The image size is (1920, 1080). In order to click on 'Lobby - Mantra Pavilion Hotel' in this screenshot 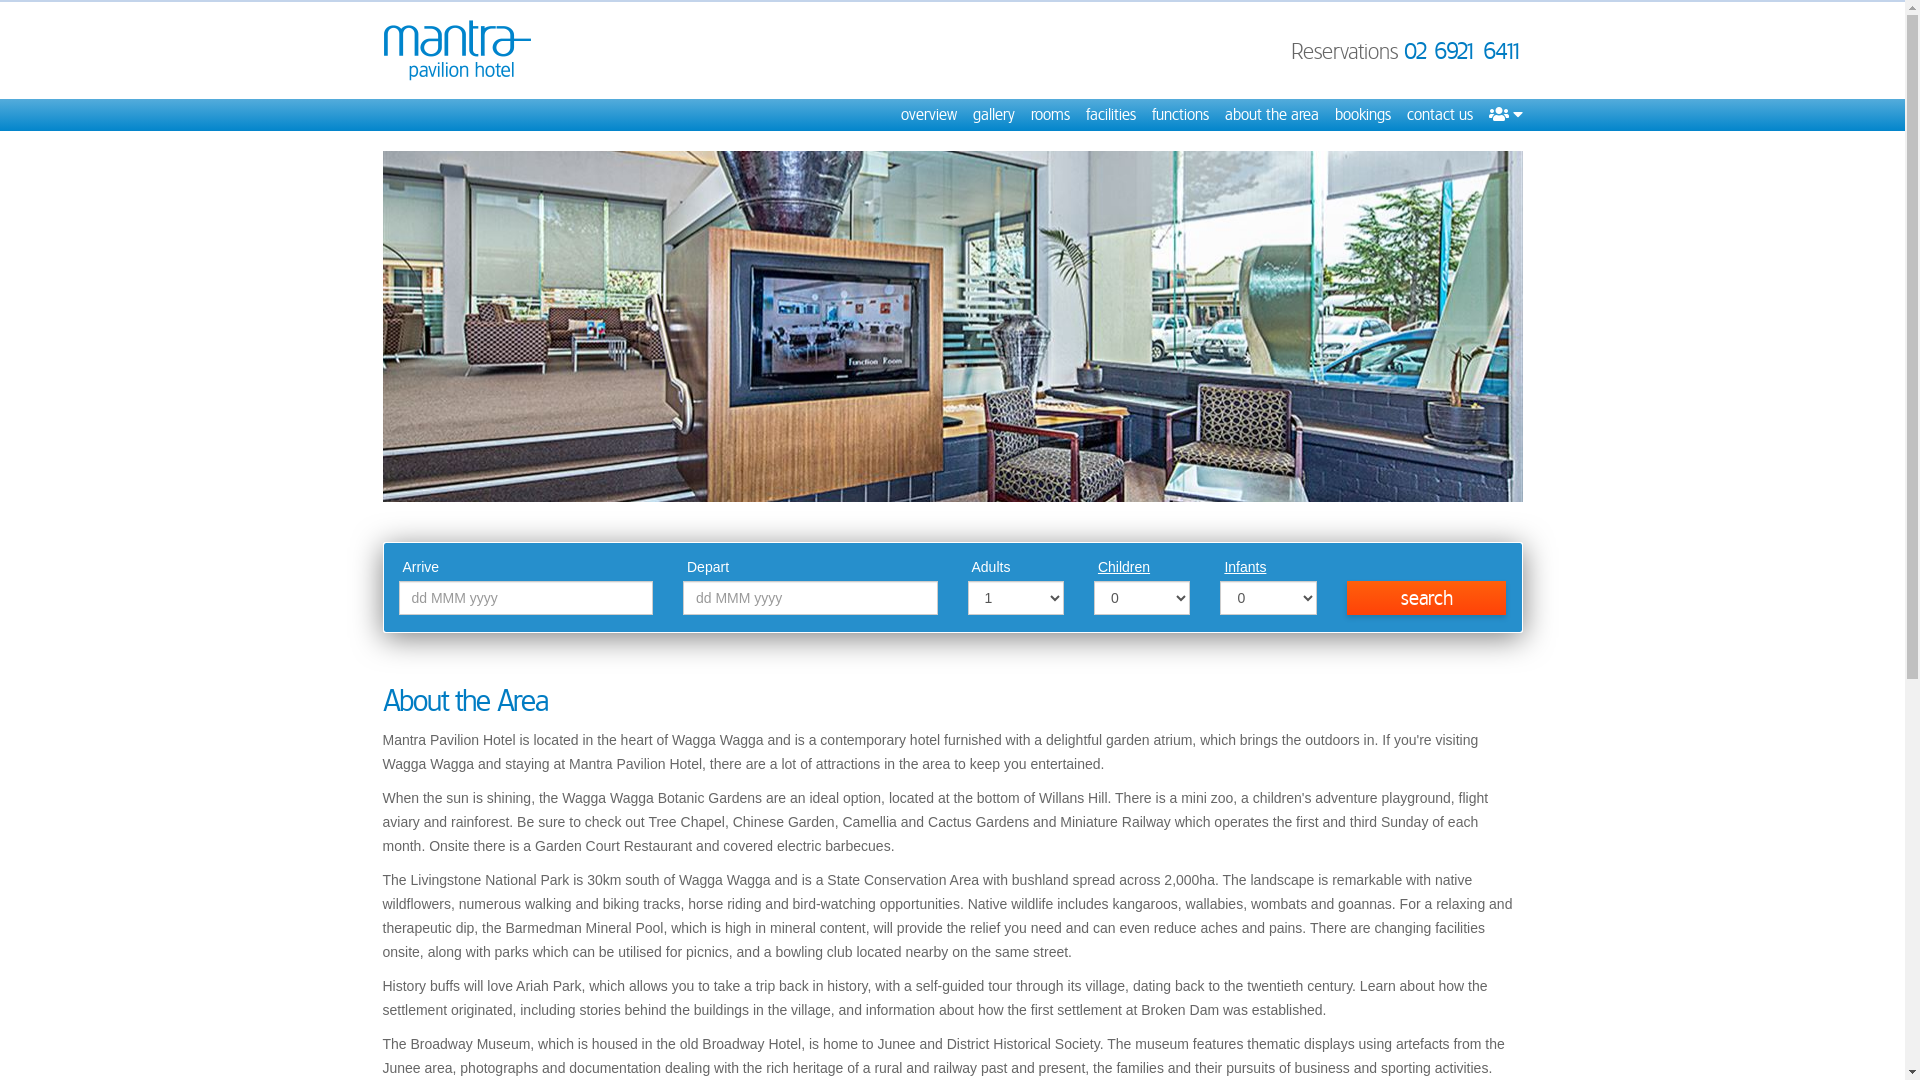, I will do `click(950, 325)`.